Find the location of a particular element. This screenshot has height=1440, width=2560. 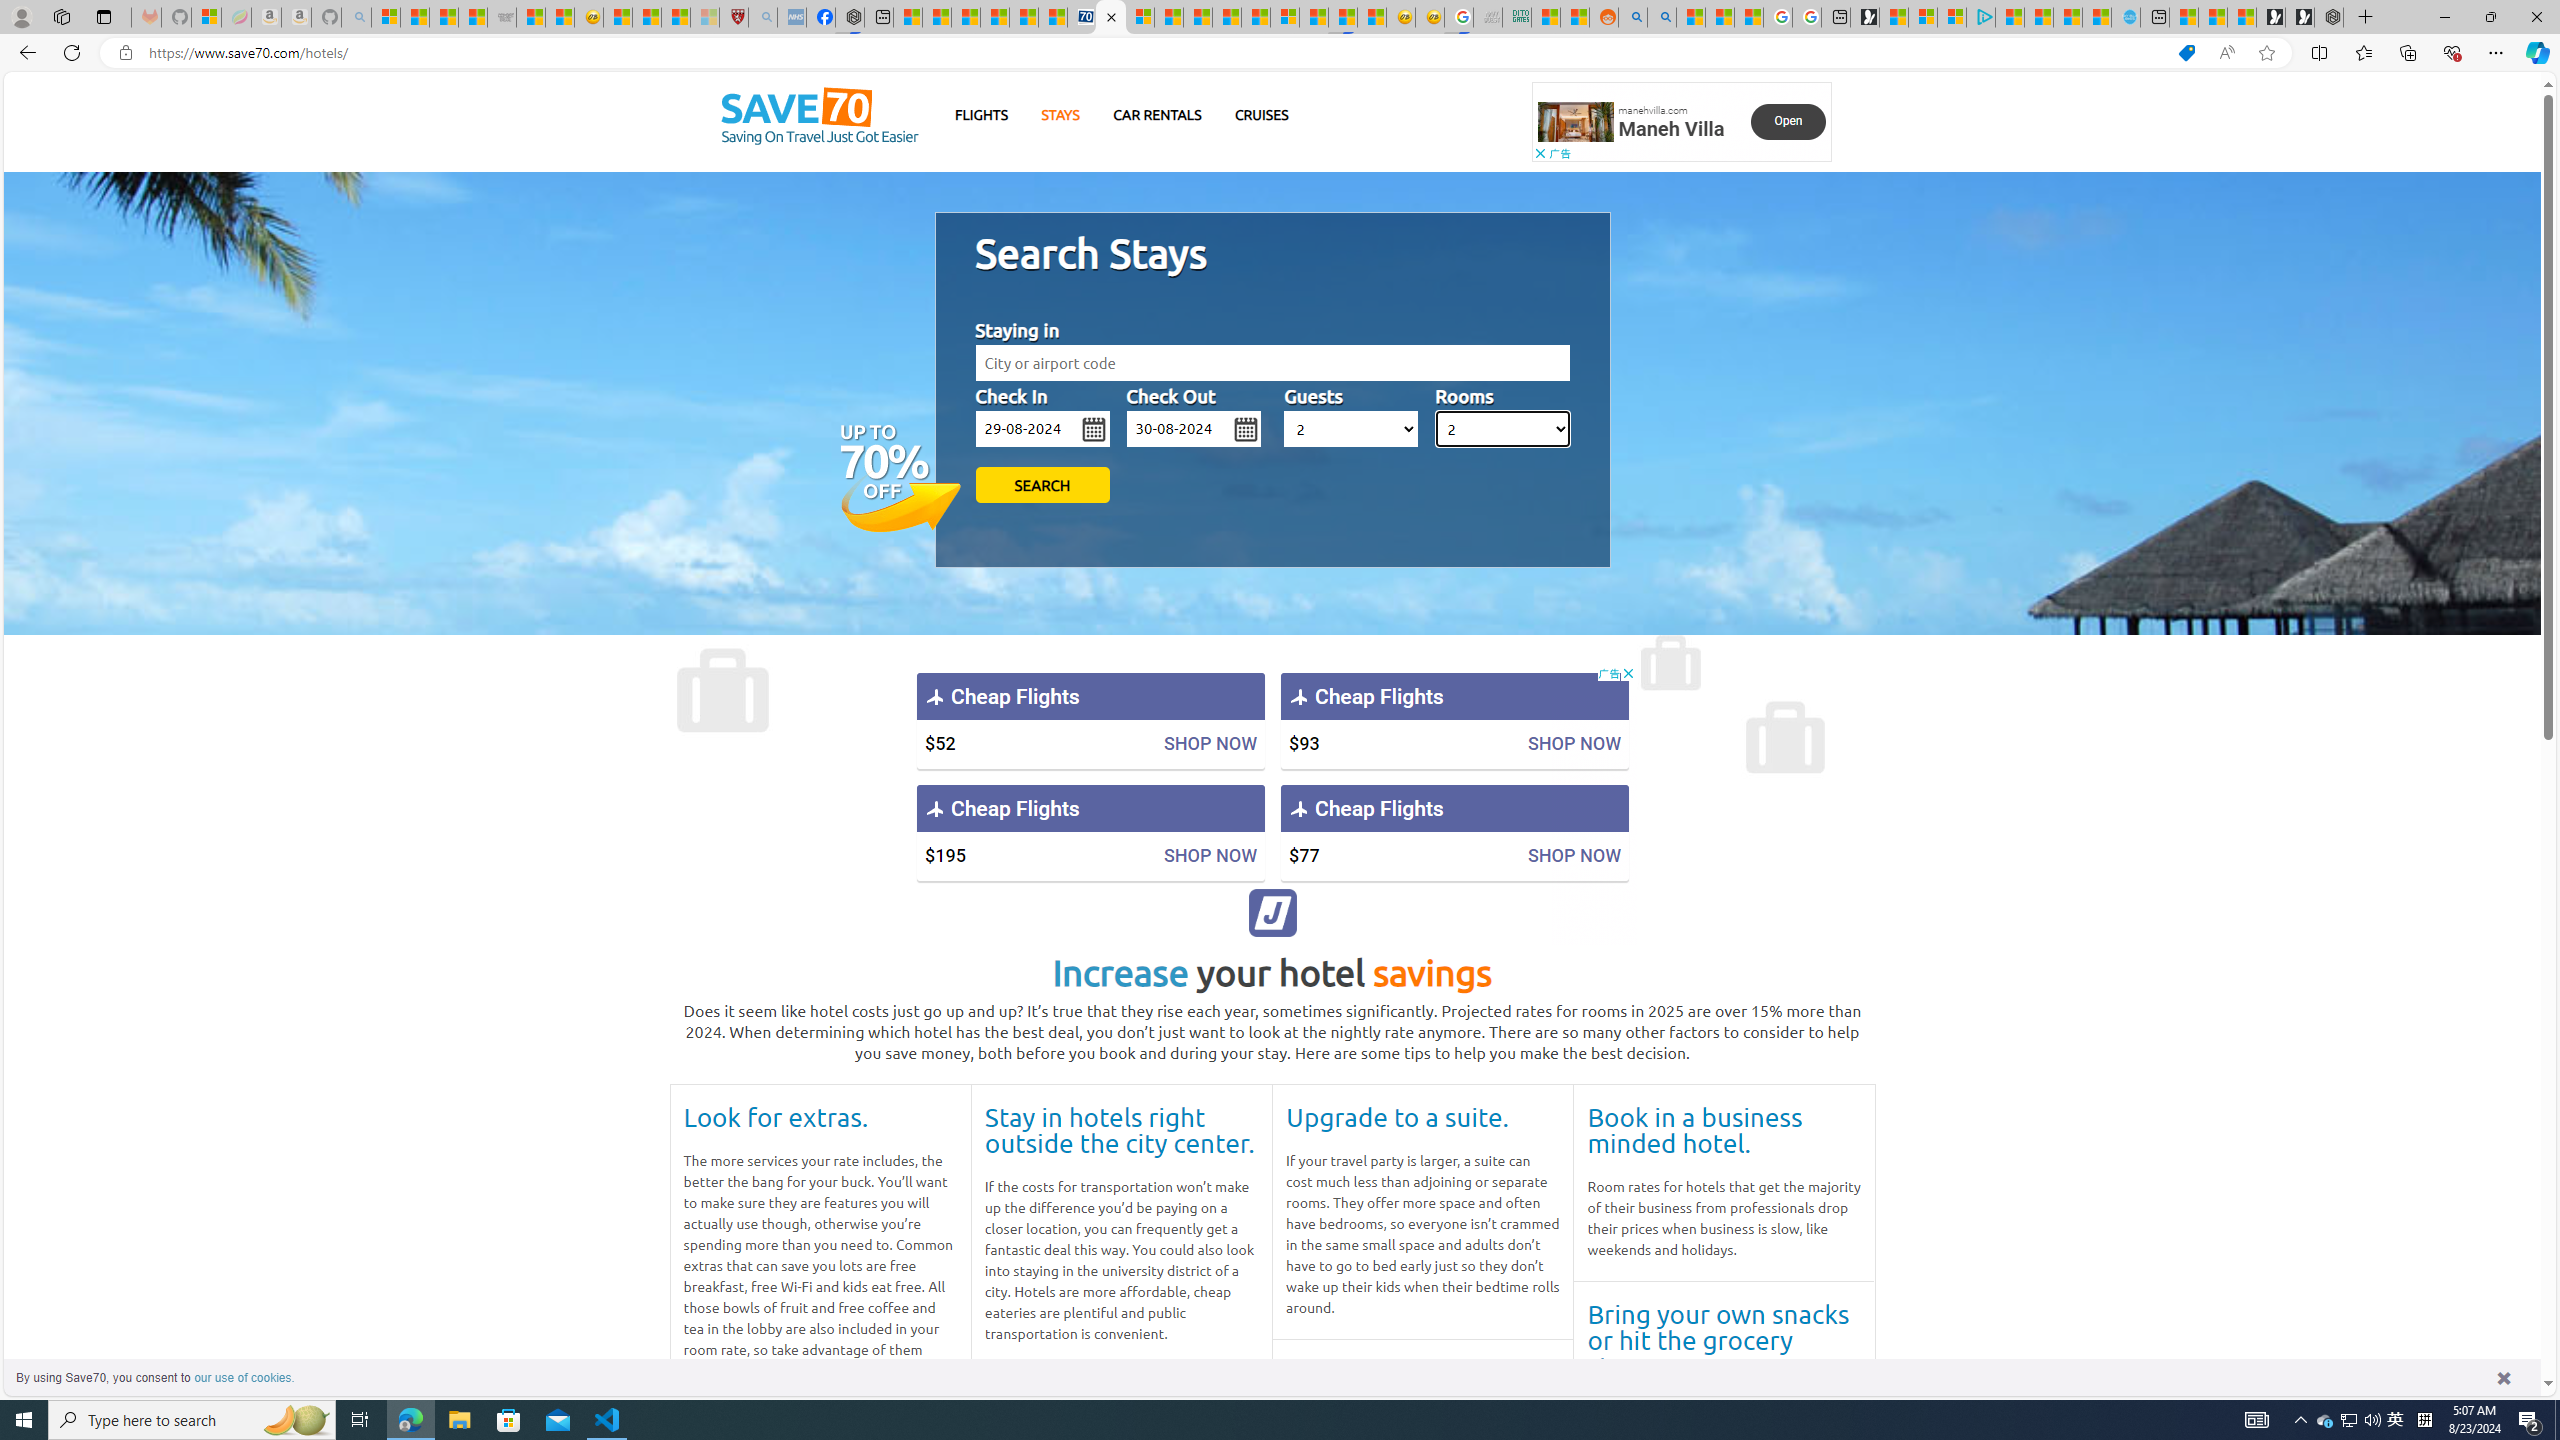

'City or airport code' is located at coordinates (1271, 363).